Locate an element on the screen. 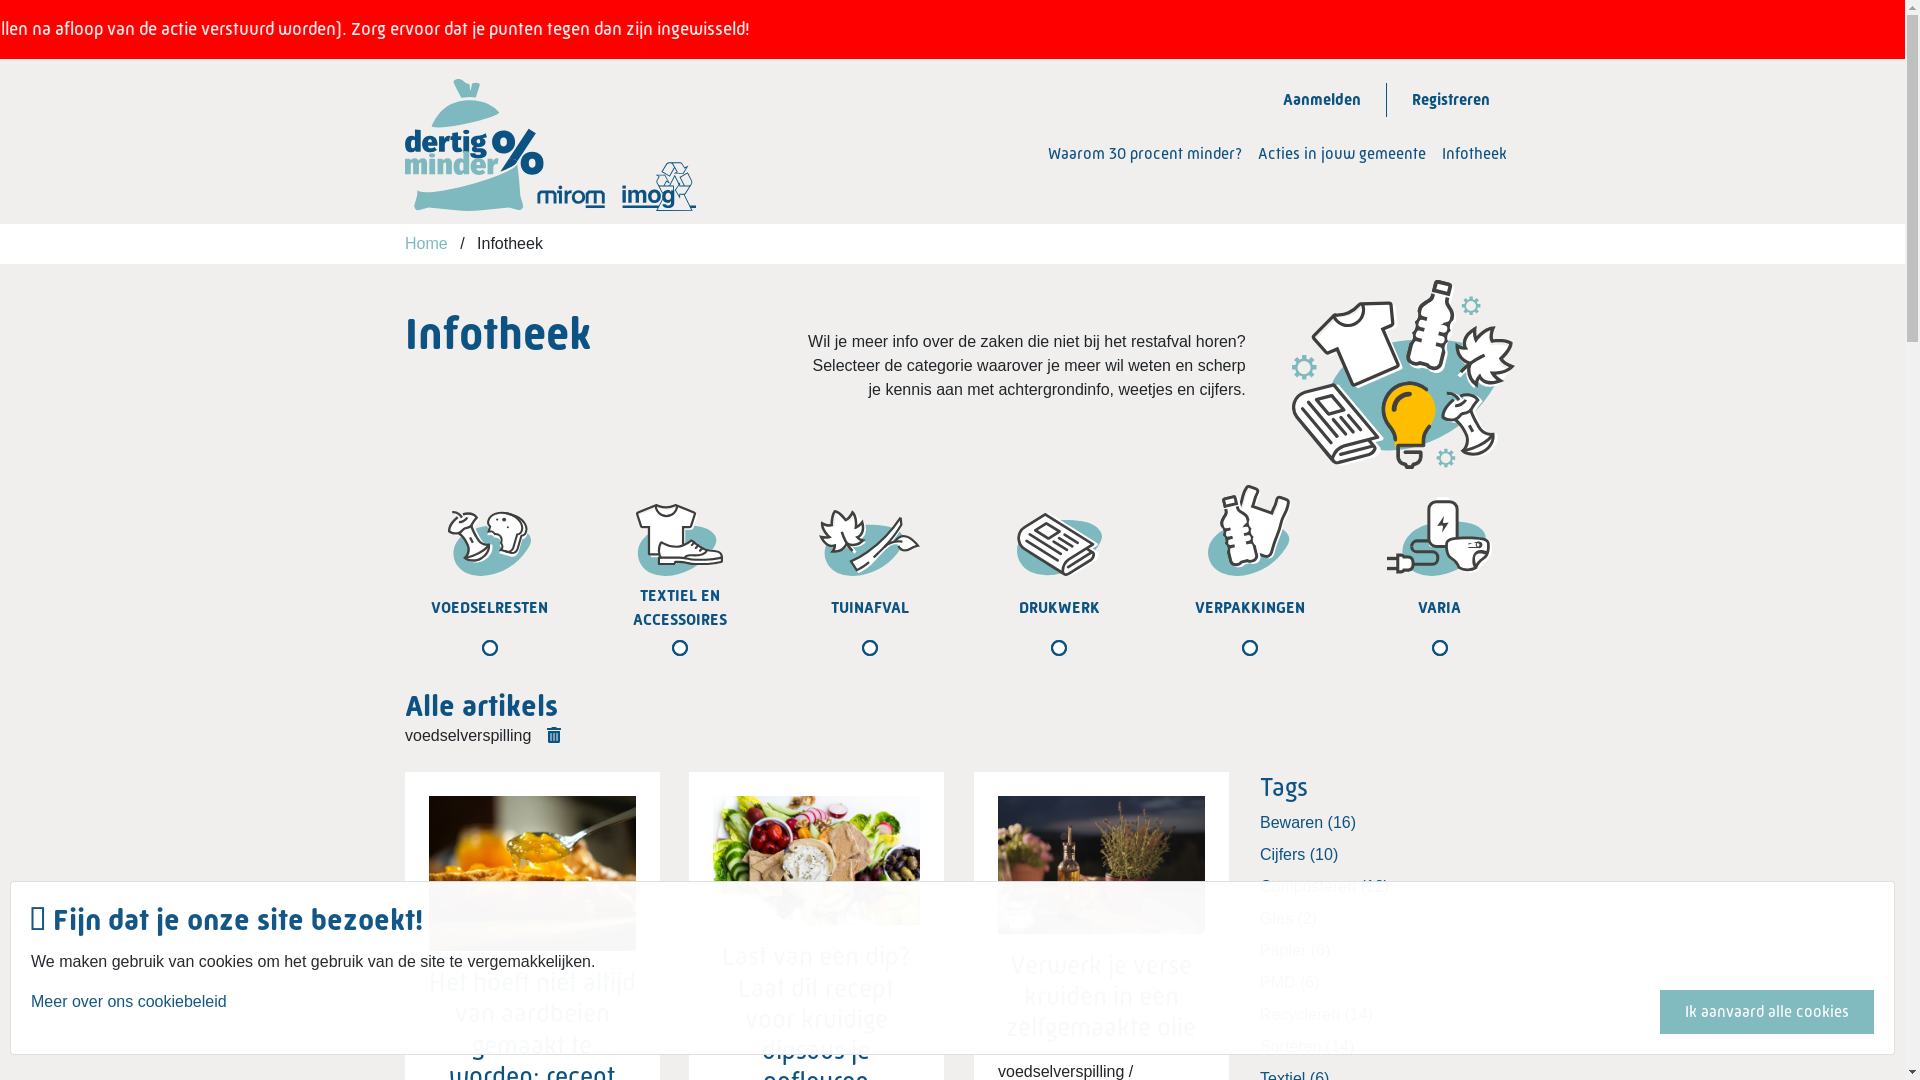  '3' is located at coordinates (776, 628).